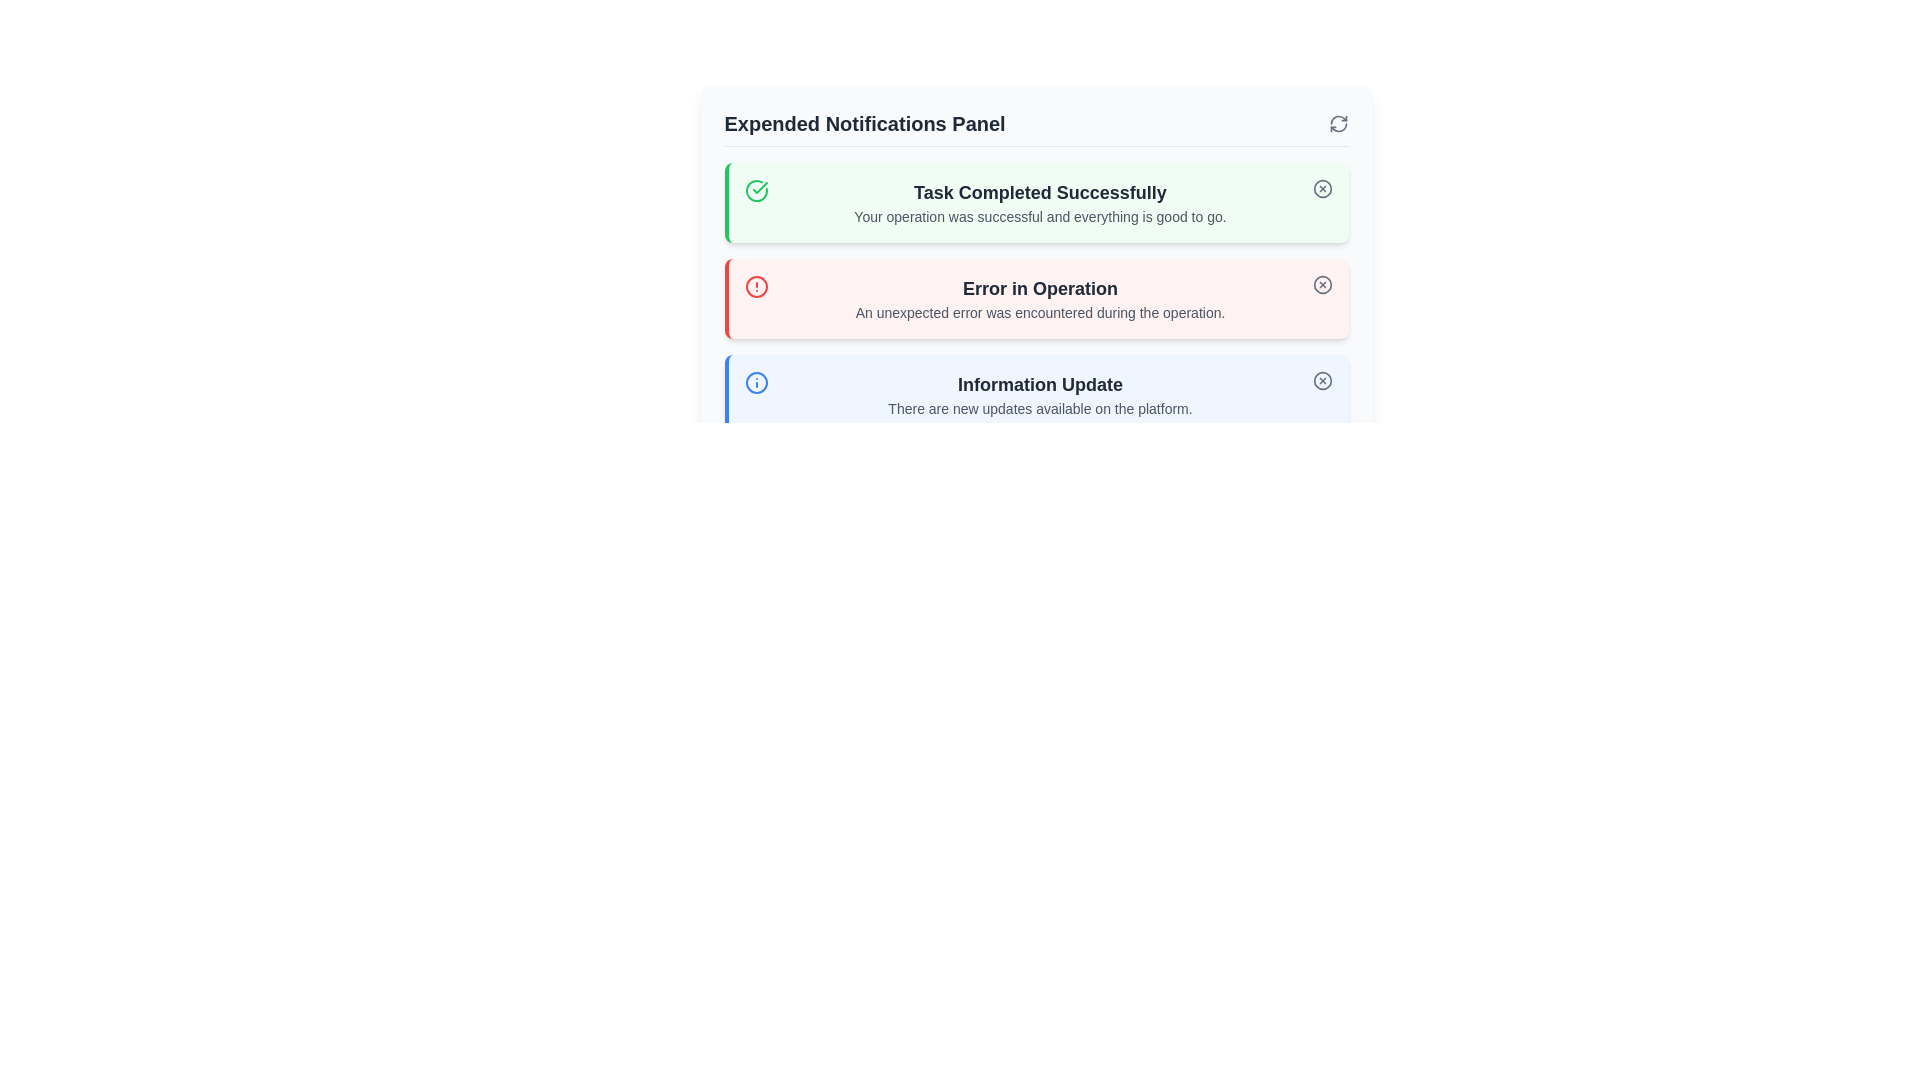 The image size is (1920, 1080). Describe the element at coordinates (865, 123) in the screenshot. I see `the bold, large dark gray text stating 'Expended Notifications Panel' located at the top-left region of the notifications section` at that location.